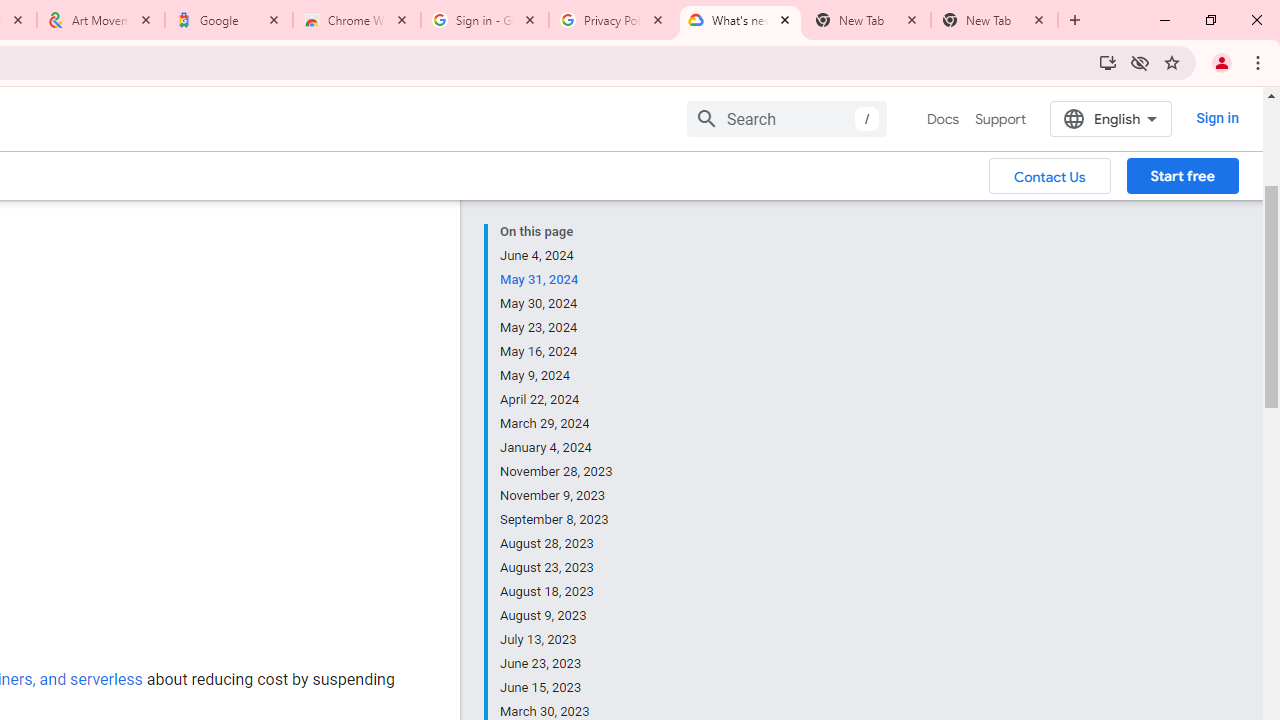 This screenshot has width=1280, height=720. I want to click on 'August 18, 2023', so click(557, 591).